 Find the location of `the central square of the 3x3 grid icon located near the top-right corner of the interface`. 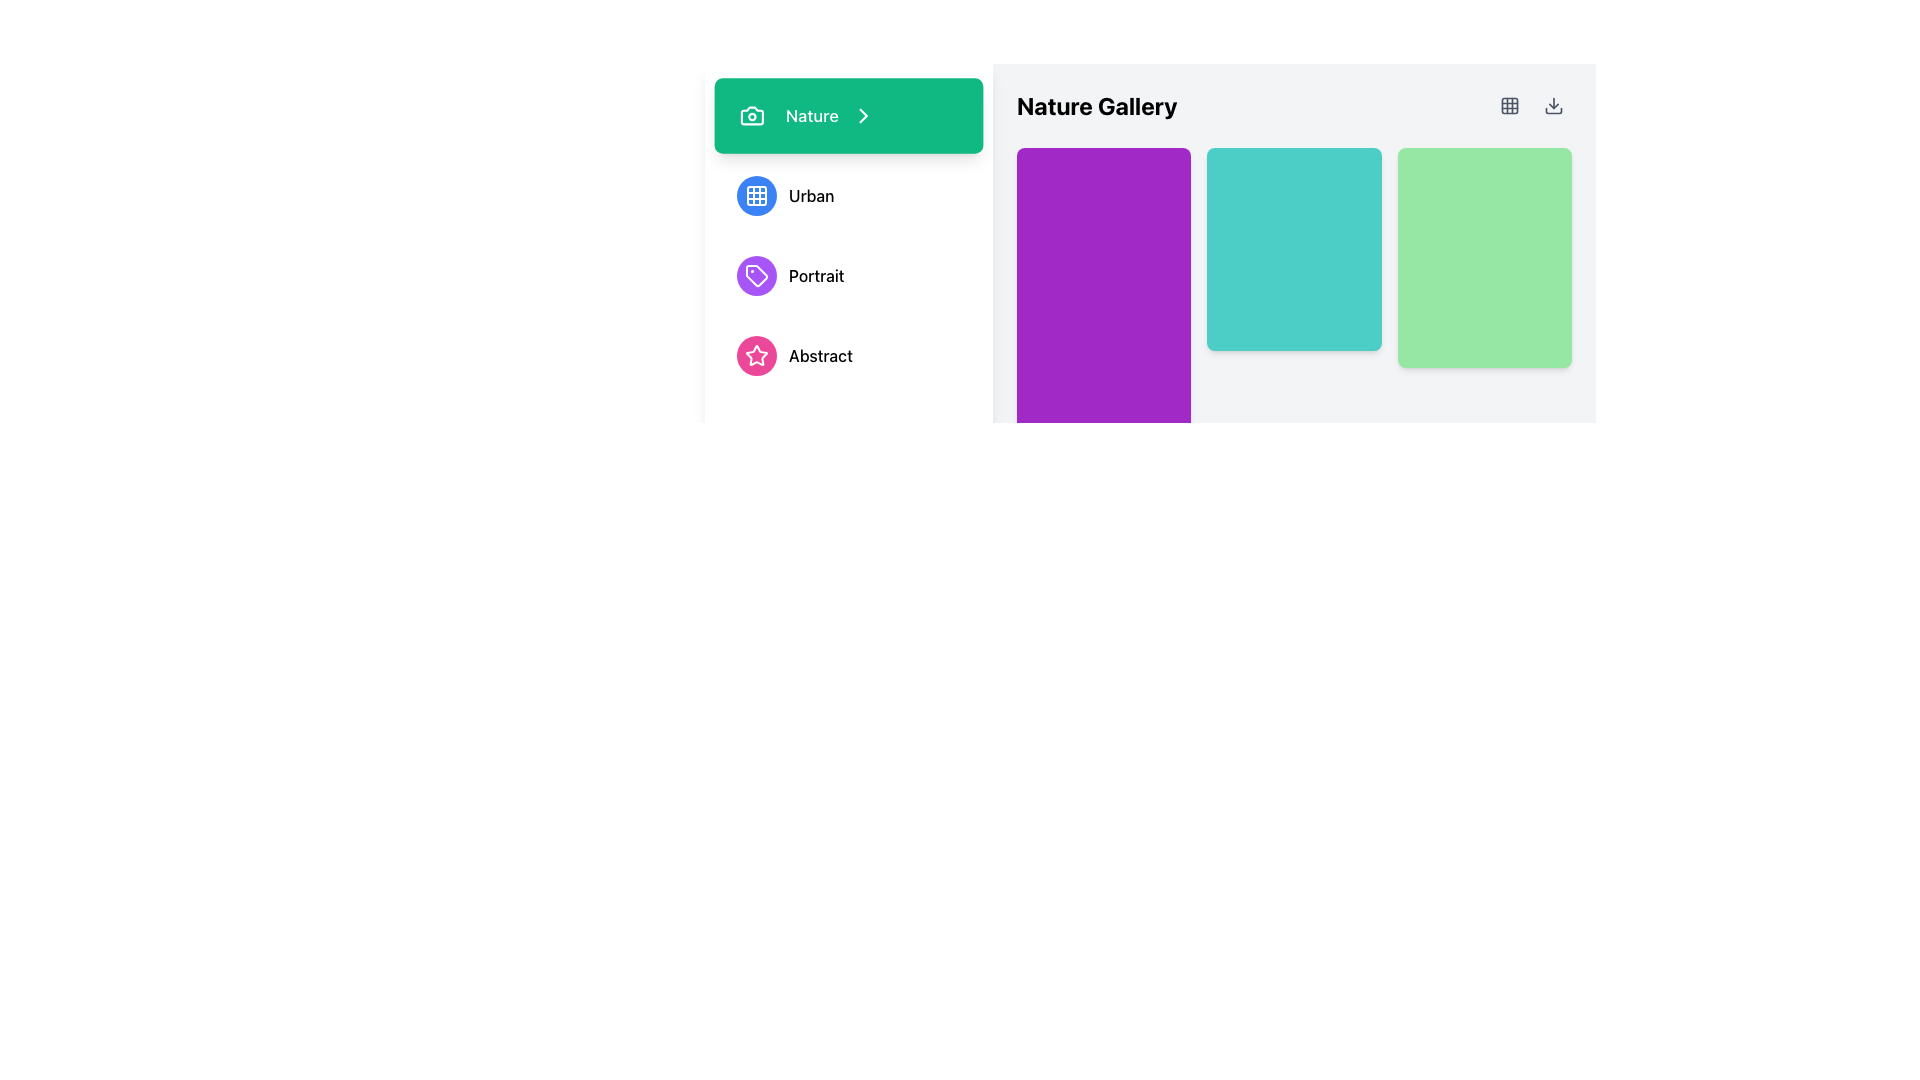

the central square of the 3x3 grid icon located near the top-right corner of the interface is located at coordinates (1510, 105).